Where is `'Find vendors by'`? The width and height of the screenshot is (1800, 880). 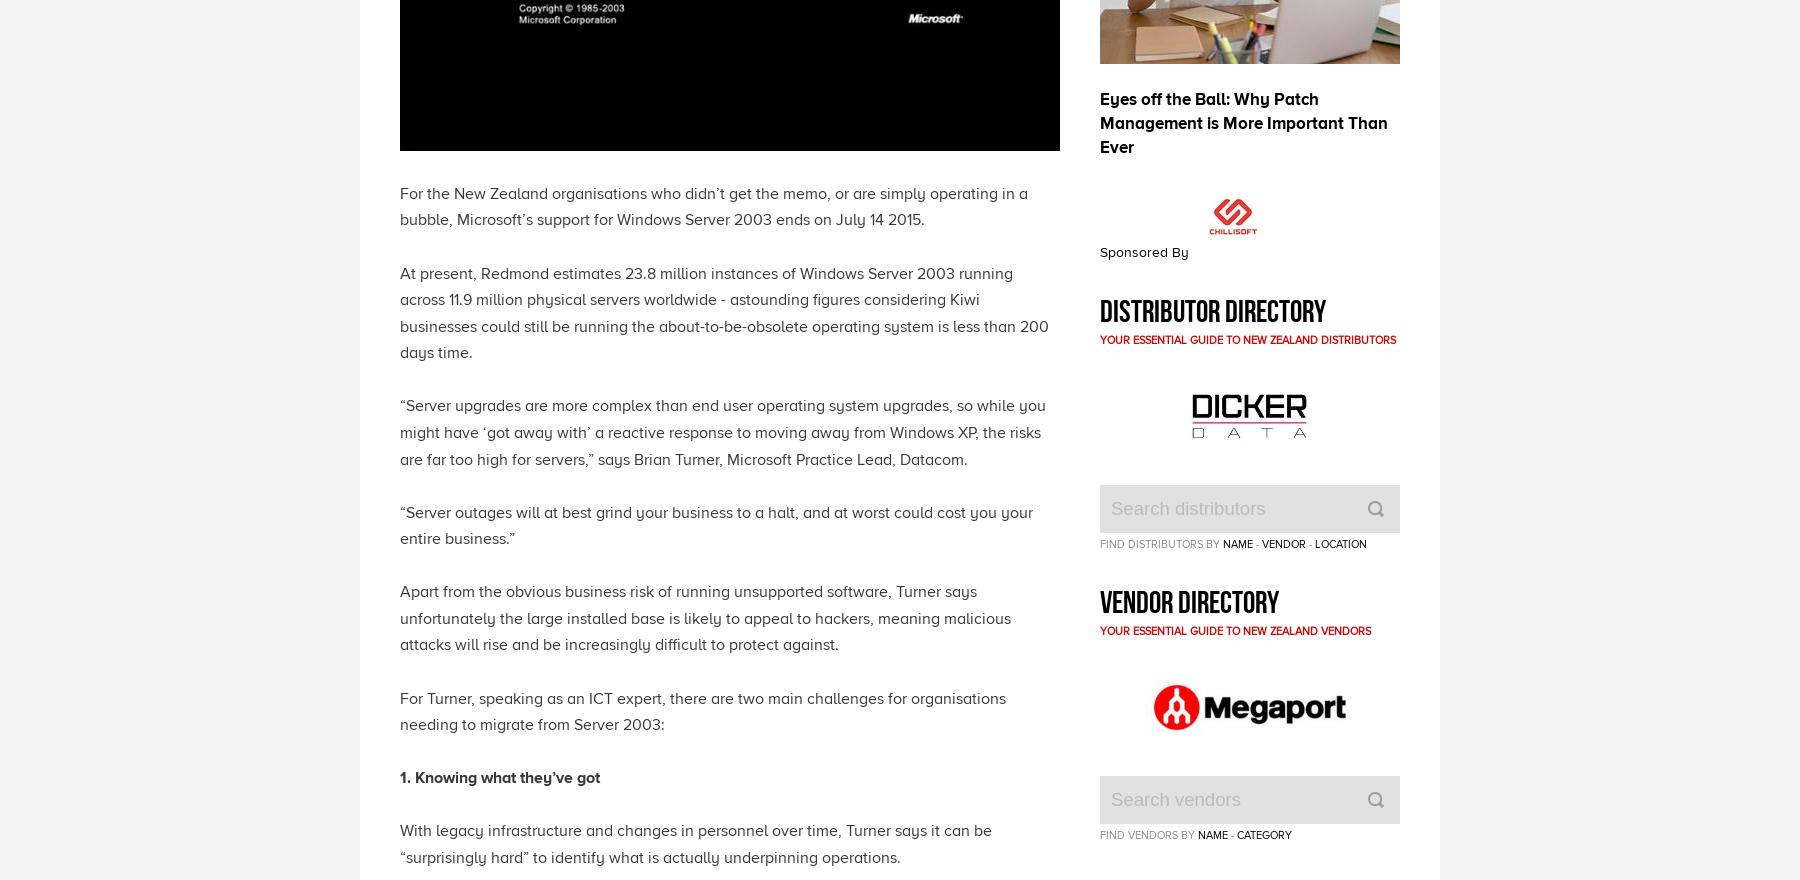
'Find vendors by' is located at coordinates (1147, 834).